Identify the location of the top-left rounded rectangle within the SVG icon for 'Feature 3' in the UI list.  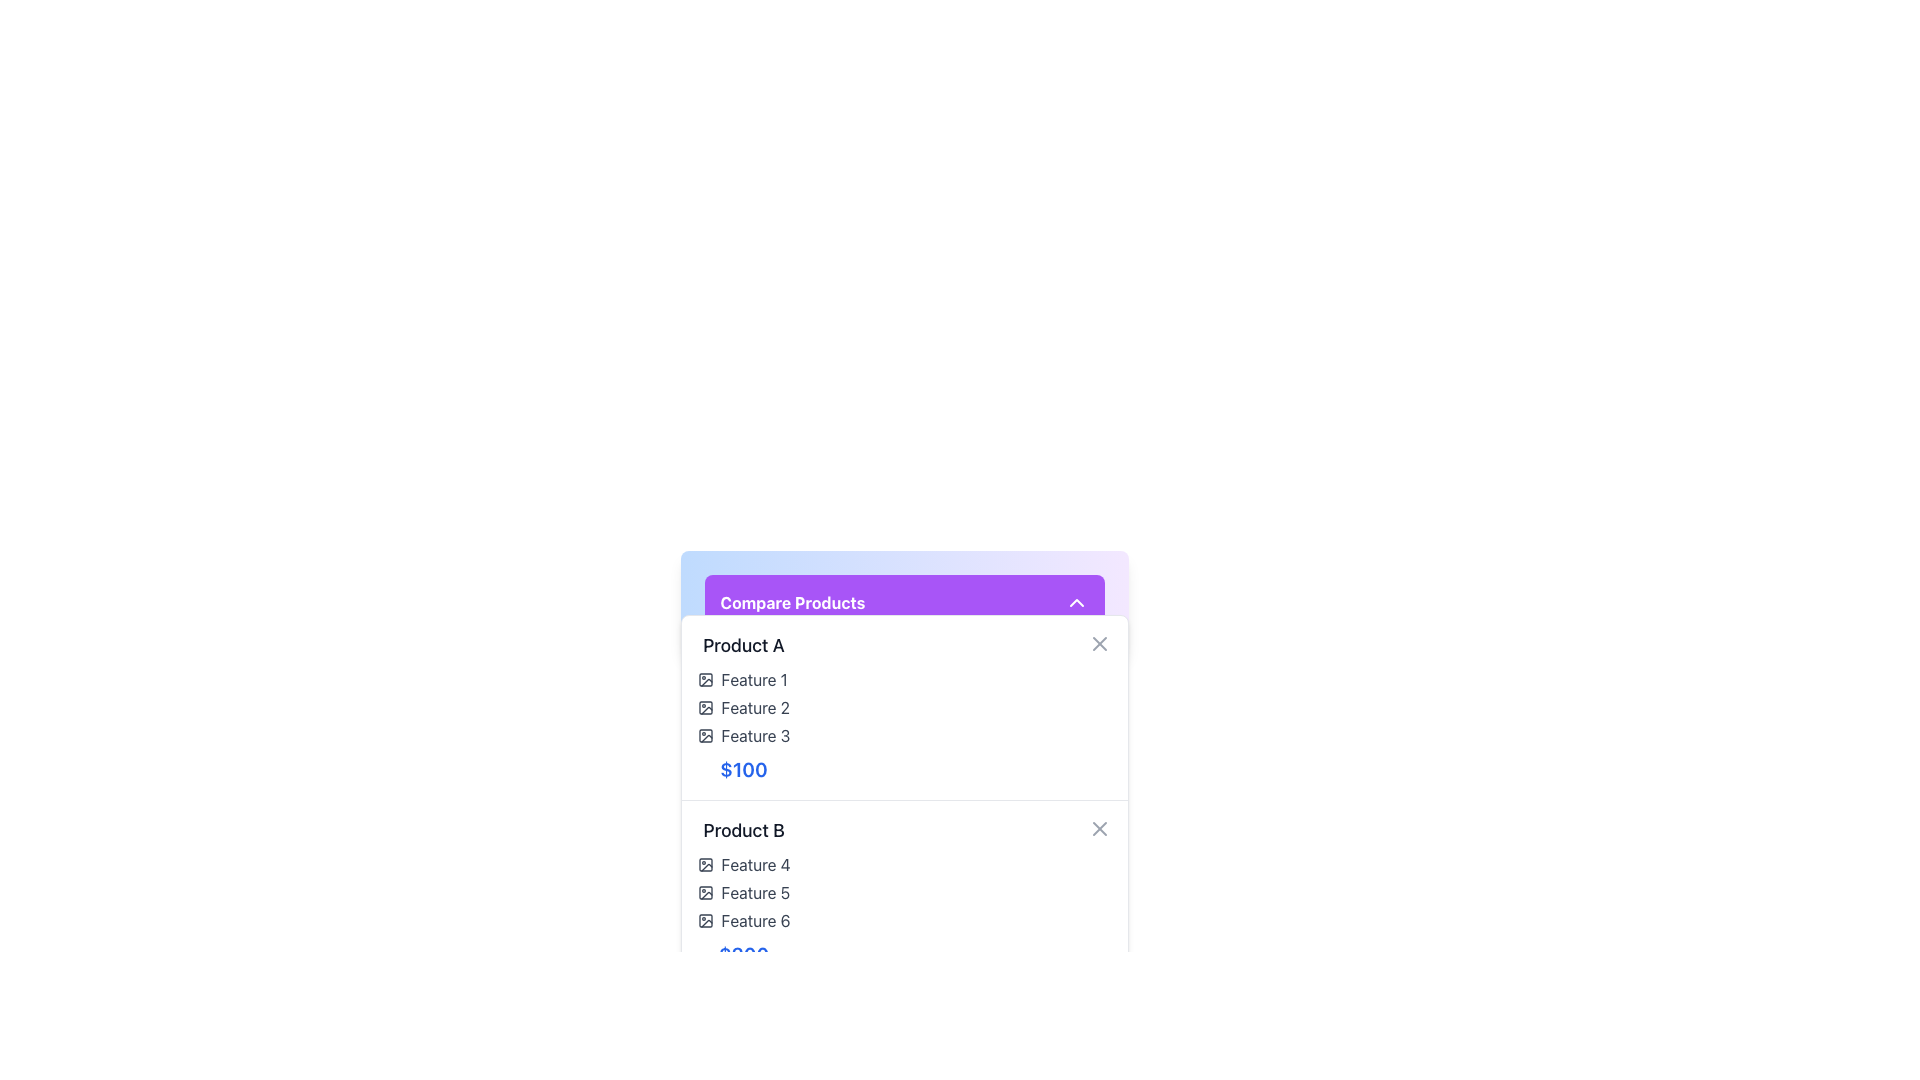
(705, 736).